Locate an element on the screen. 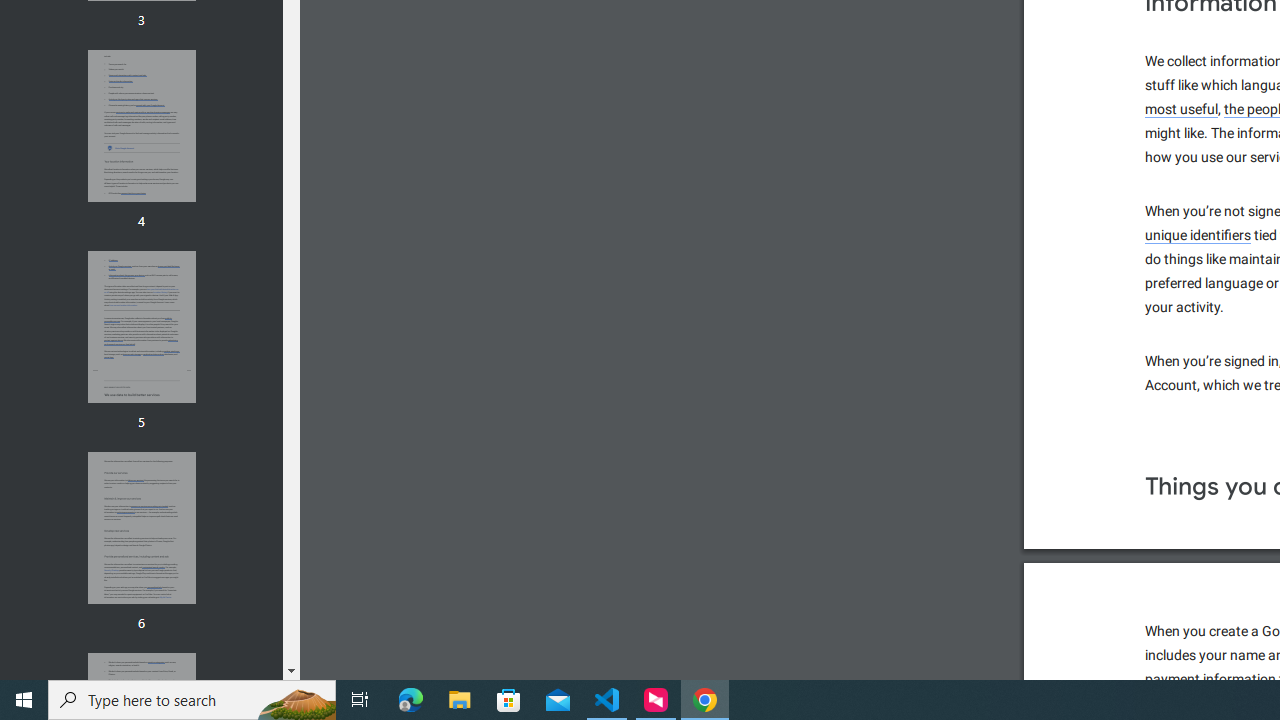 This screenshot has width=1280, height=720. 'payment information' is located at coordinates (1210, 679).